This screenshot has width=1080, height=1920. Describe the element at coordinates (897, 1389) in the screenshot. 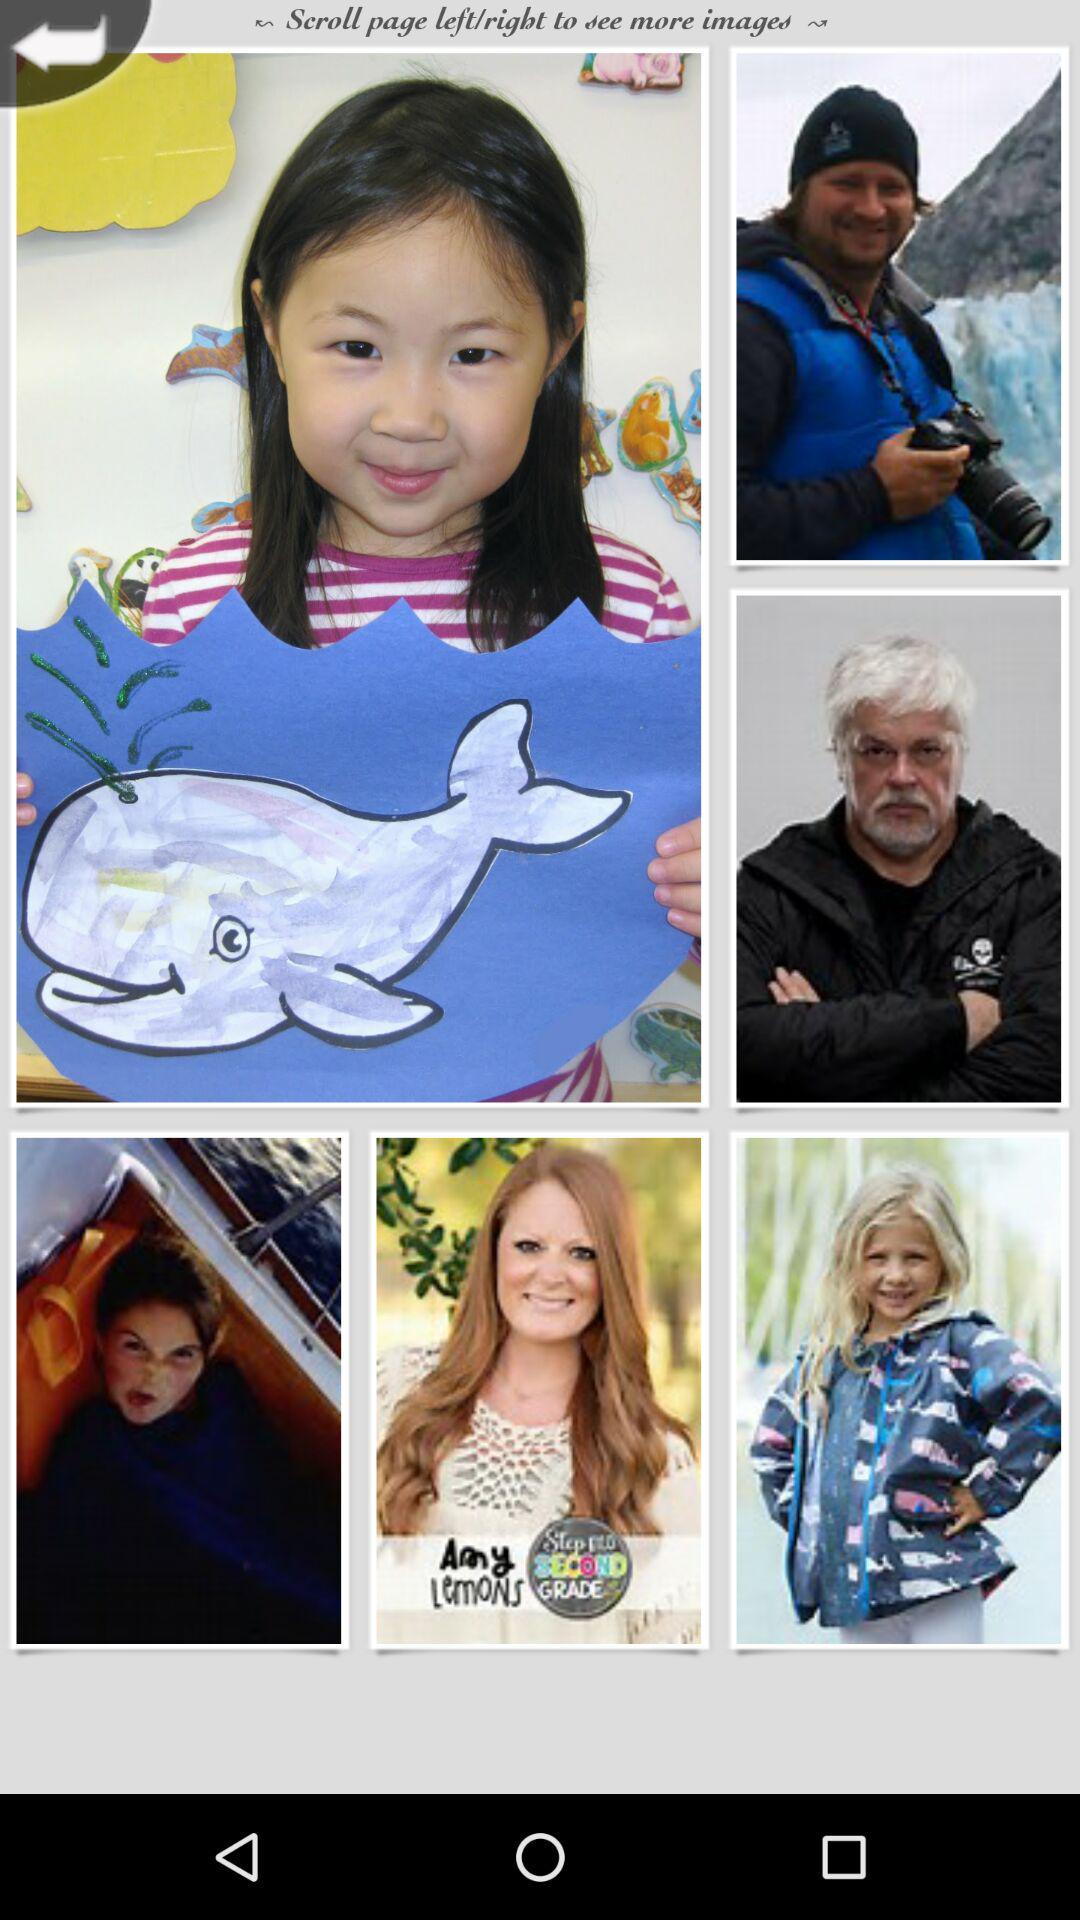

I see `image` at that location.